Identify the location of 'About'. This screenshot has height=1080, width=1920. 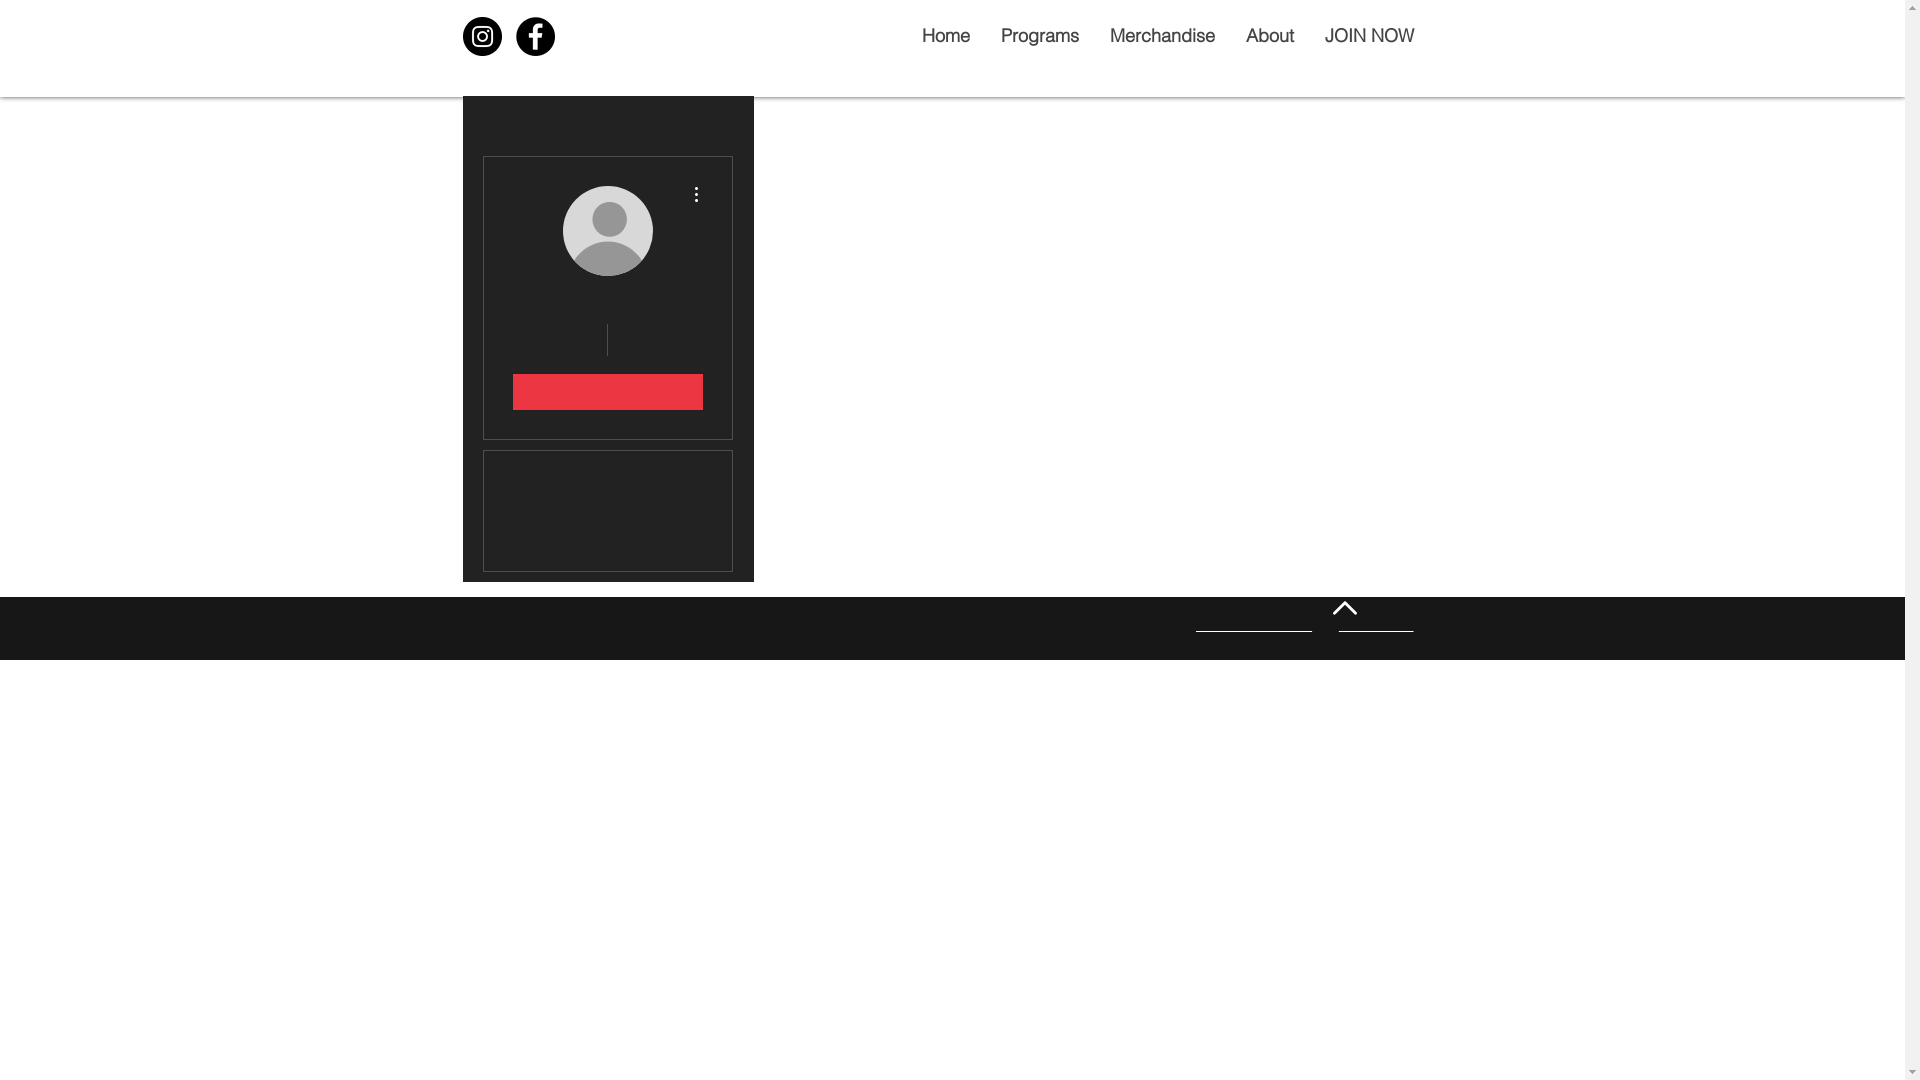
(1268, 35).